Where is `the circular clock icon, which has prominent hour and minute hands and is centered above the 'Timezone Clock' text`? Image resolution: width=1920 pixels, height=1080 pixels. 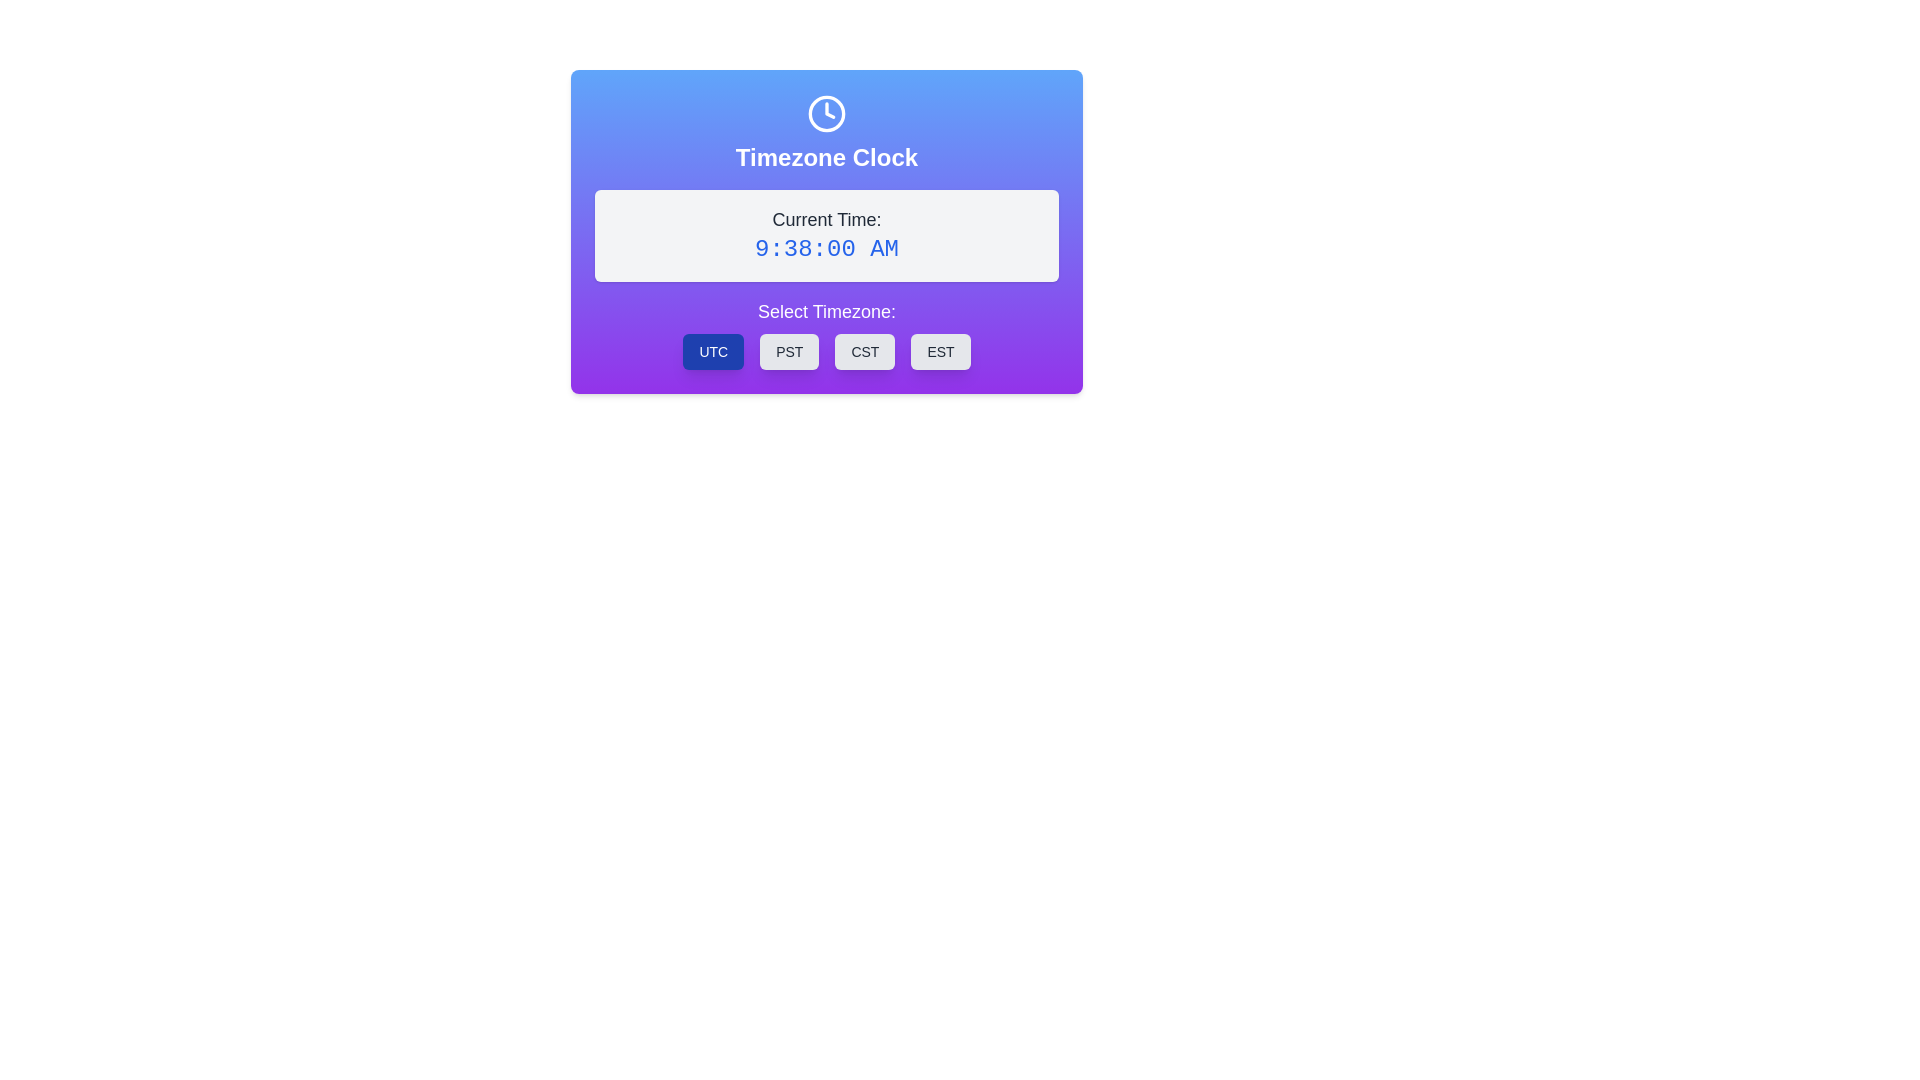 the circular clock icon, which has prominent hour and minute hands and is centered above the 'Timezone Clock' text is located at coordinates (826, 114).